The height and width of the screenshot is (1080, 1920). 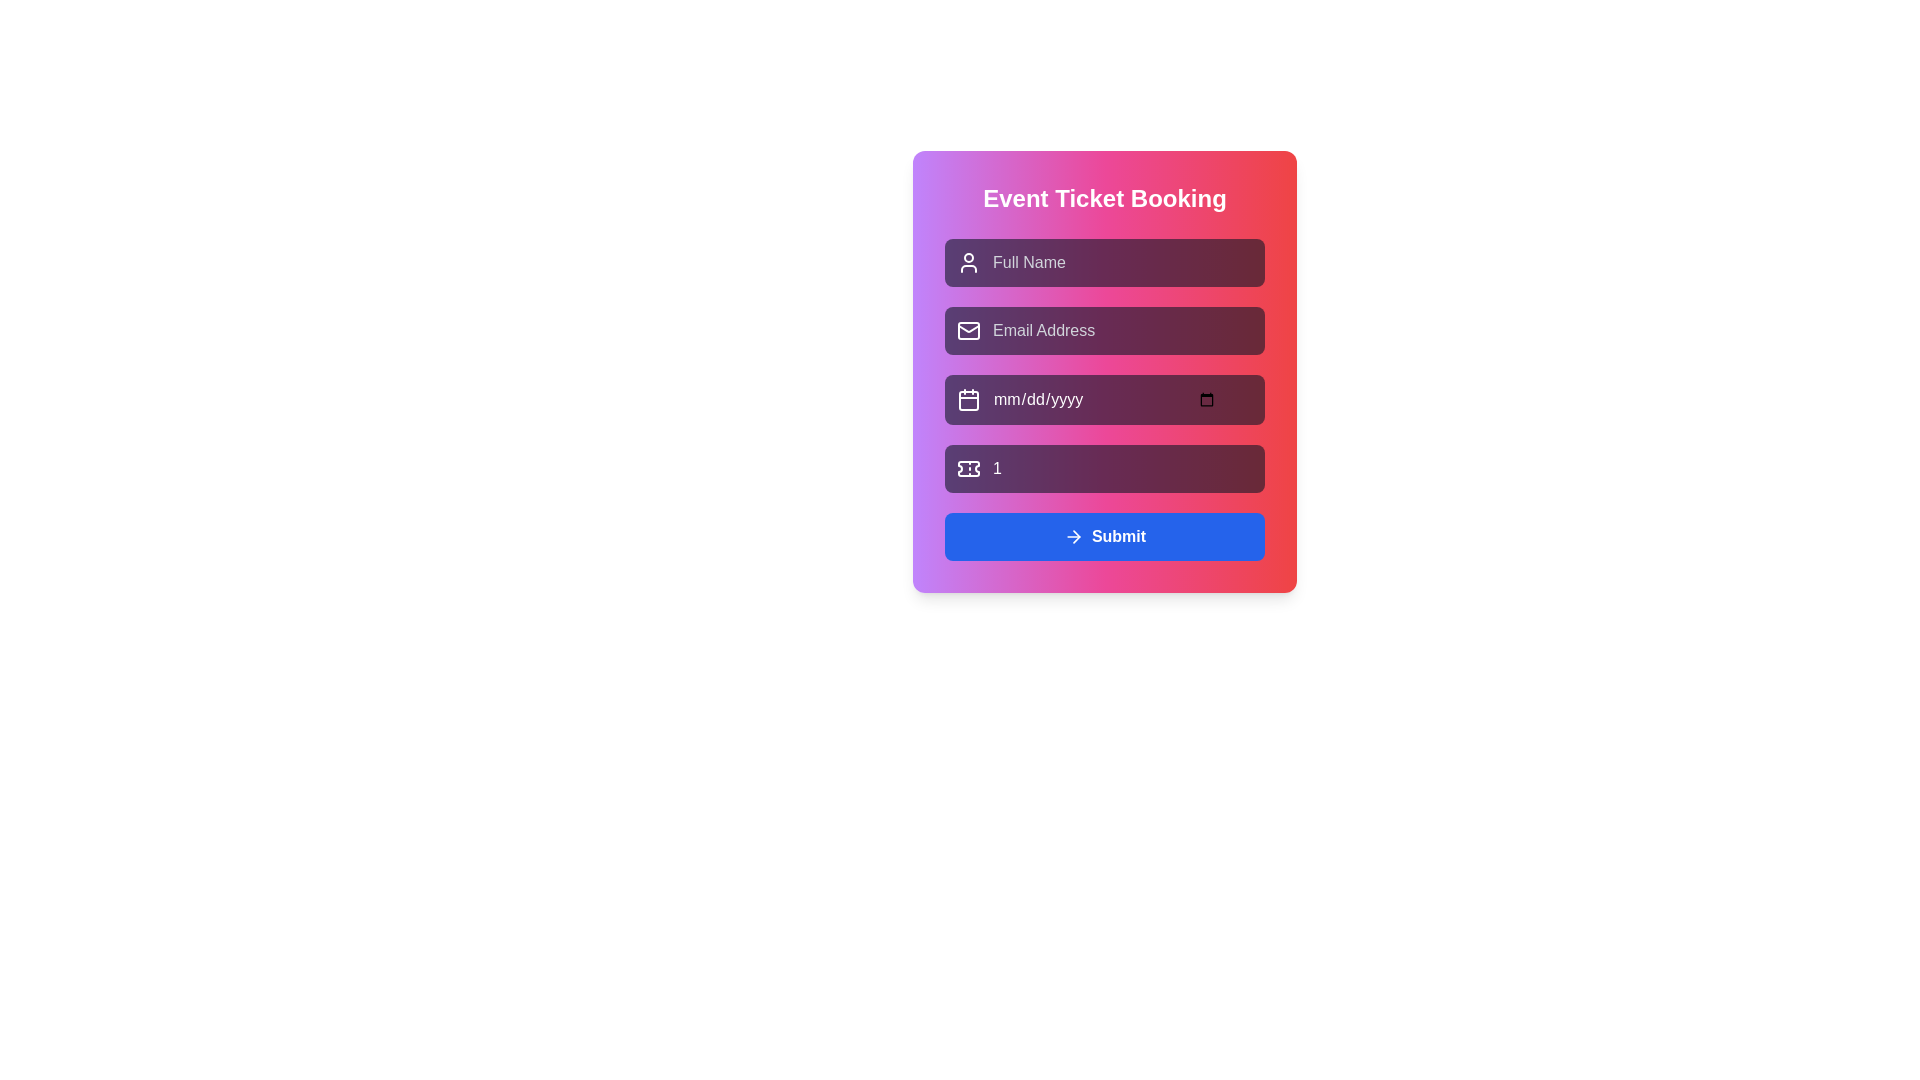 I want to click on the number input field for ticket reservation, which is the fourth input field in the vertical stack, to focus it, so click(x=1103, y=469).